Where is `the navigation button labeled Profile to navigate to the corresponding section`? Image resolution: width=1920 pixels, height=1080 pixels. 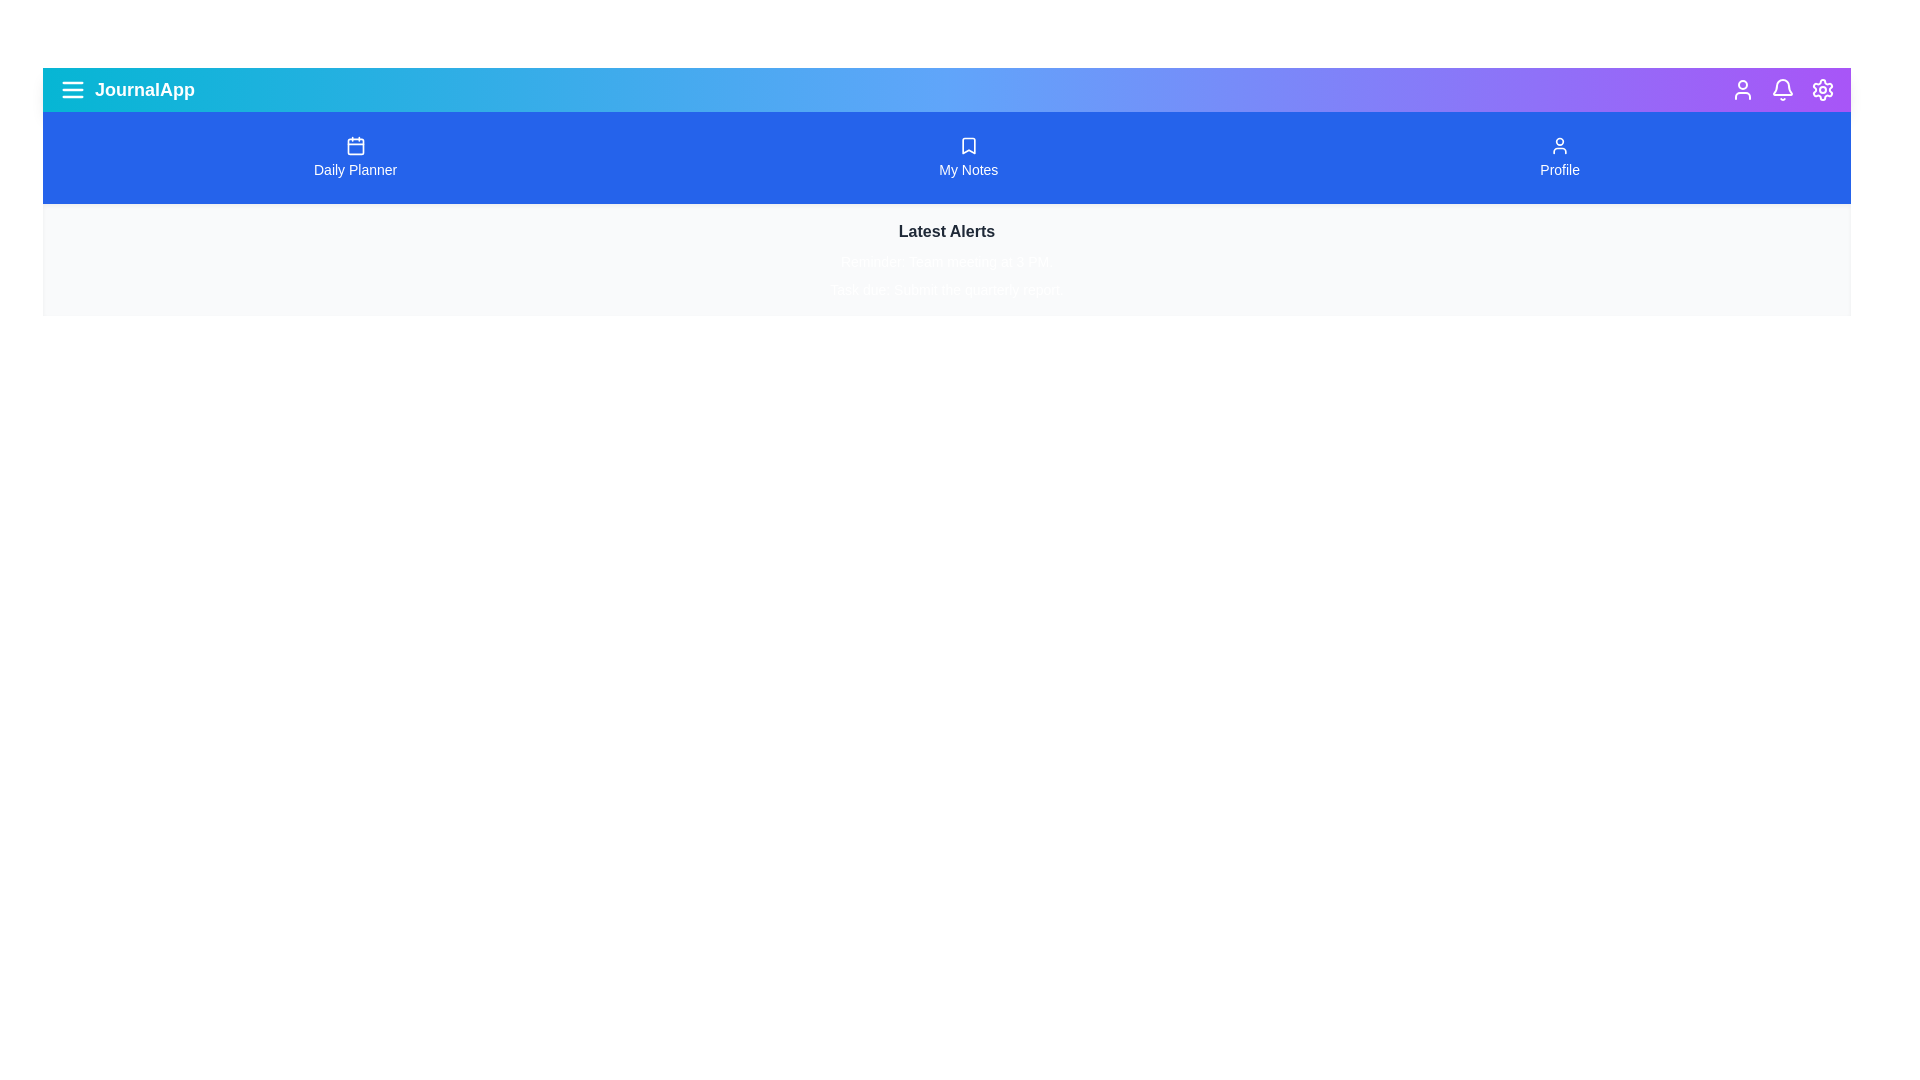
the navigation button labeled Profile to navigate to the corresponding section is located at coordinates (1559, 157).